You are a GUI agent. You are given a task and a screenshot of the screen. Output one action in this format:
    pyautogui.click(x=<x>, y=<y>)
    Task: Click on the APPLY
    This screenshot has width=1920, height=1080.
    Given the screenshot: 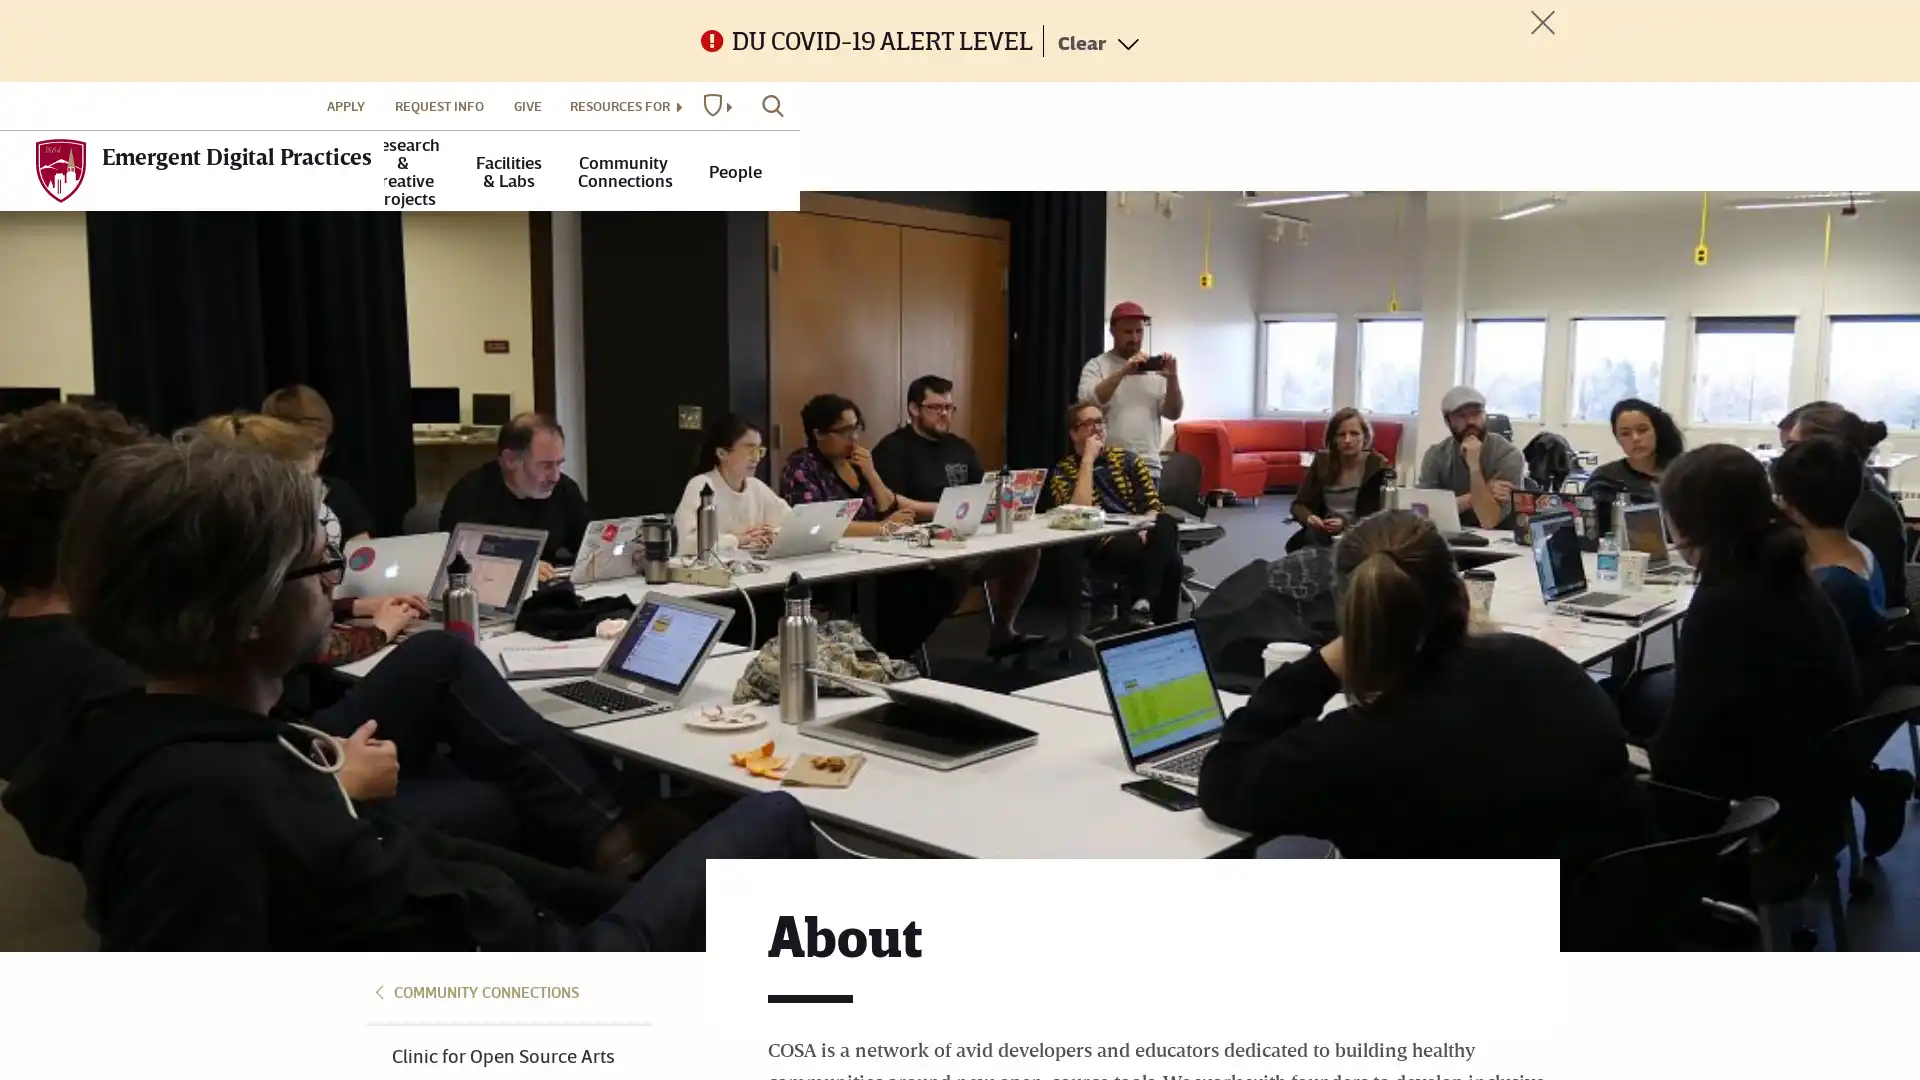 What is the action you would take?
    pyautogui.click(x=1104, y=105)
    